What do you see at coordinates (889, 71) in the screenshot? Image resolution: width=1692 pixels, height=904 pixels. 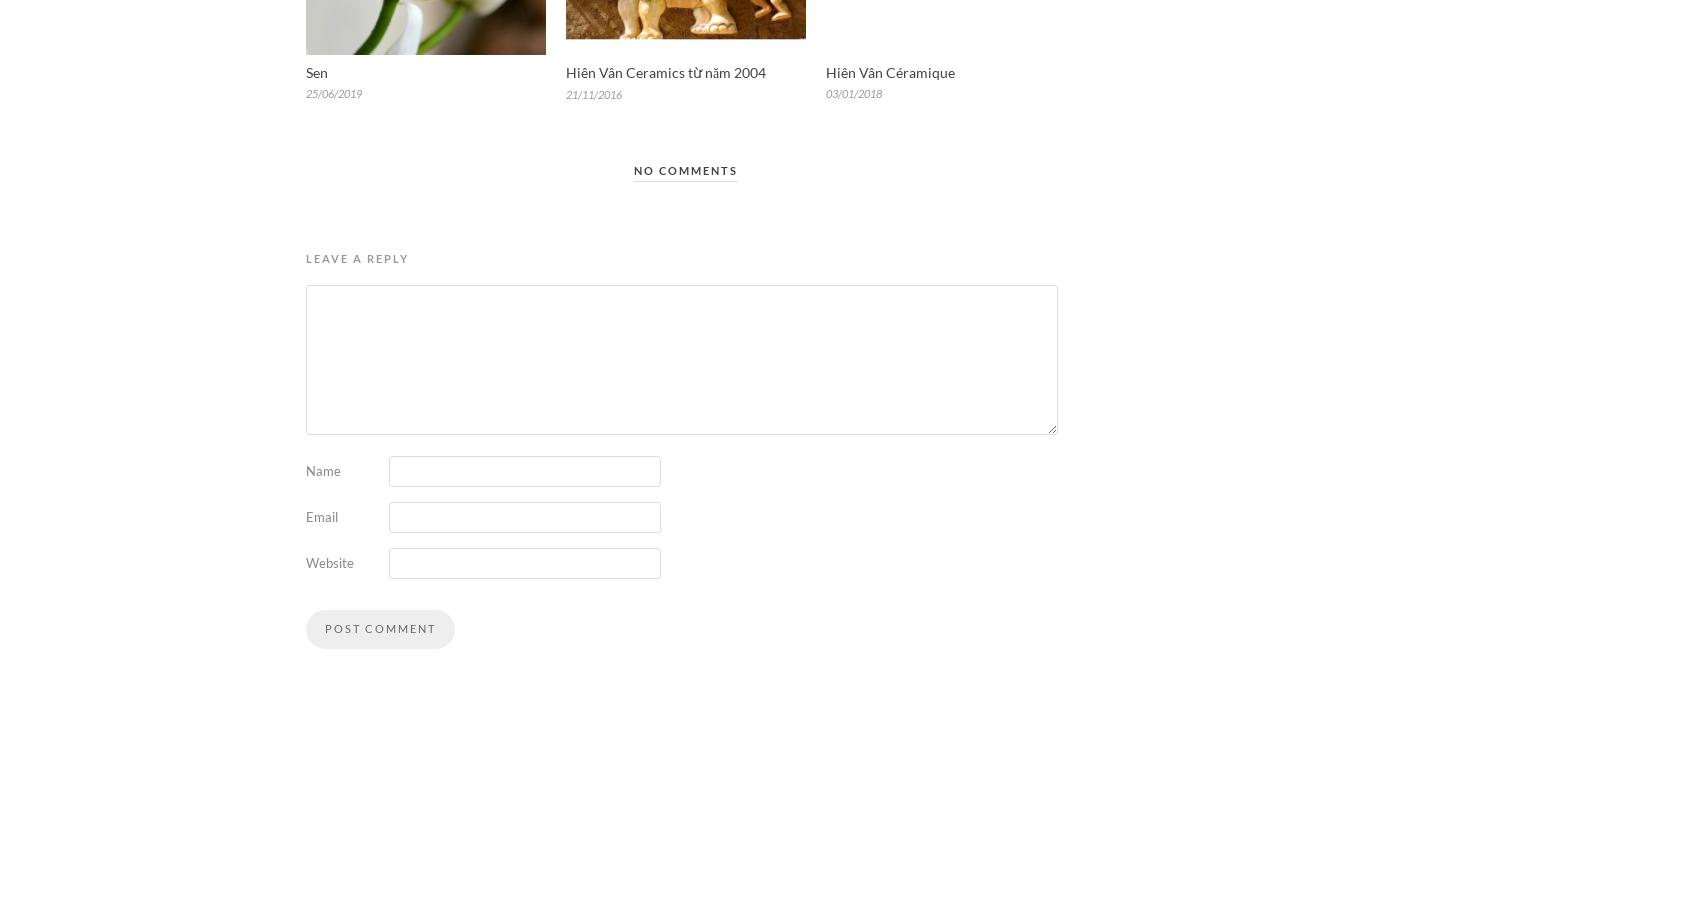 I see `'Hiên Vân Céramique'` at bounding box center [889, 71].